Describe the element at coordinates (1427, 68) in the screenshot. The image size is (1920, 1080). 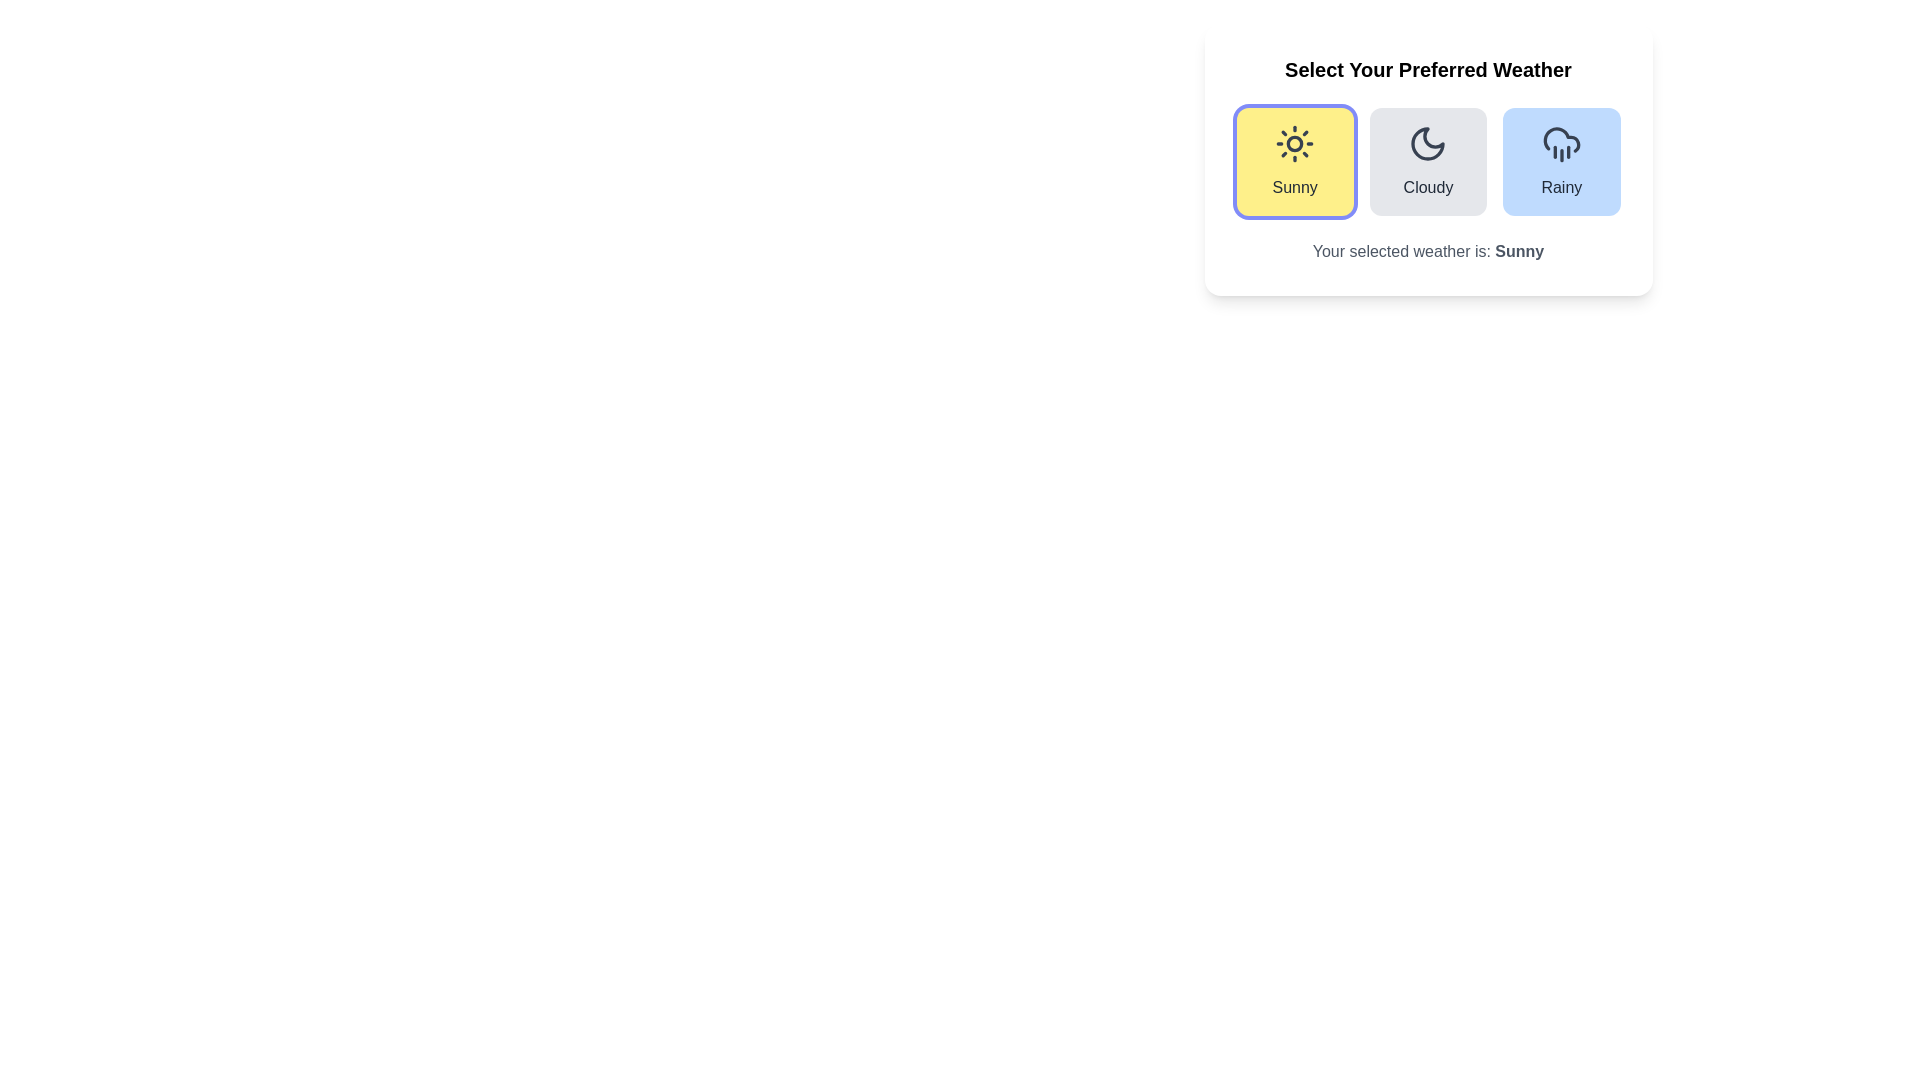
I see `the heading text label that indicates the purpose of the weather selection interface, positioned at the top of the box containing options for 'Sunny,' 'Cloudy,' and 'Rainy.'` at that location.